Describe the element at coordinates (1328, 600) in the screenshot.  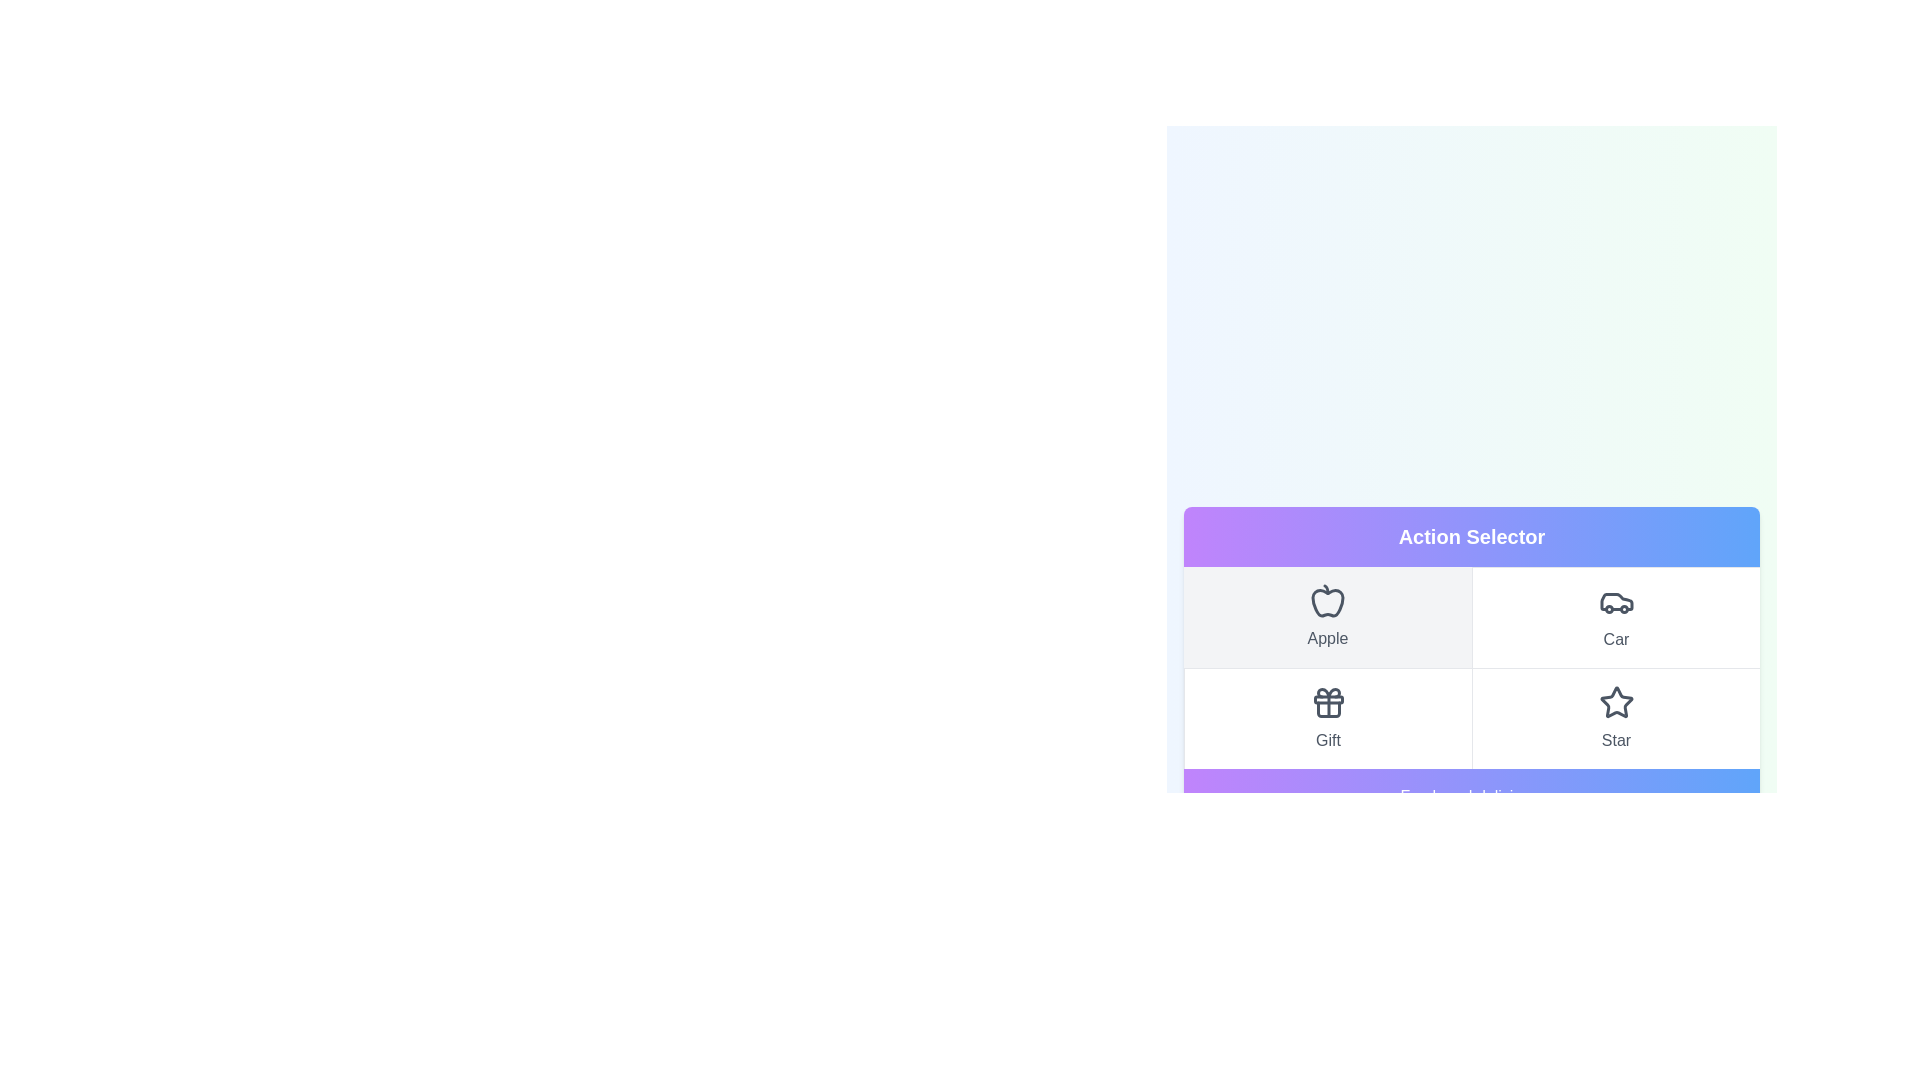
I see `the Apple Icon (SVG) located in the top-left cell of a 2x2 grid layout` at that location.